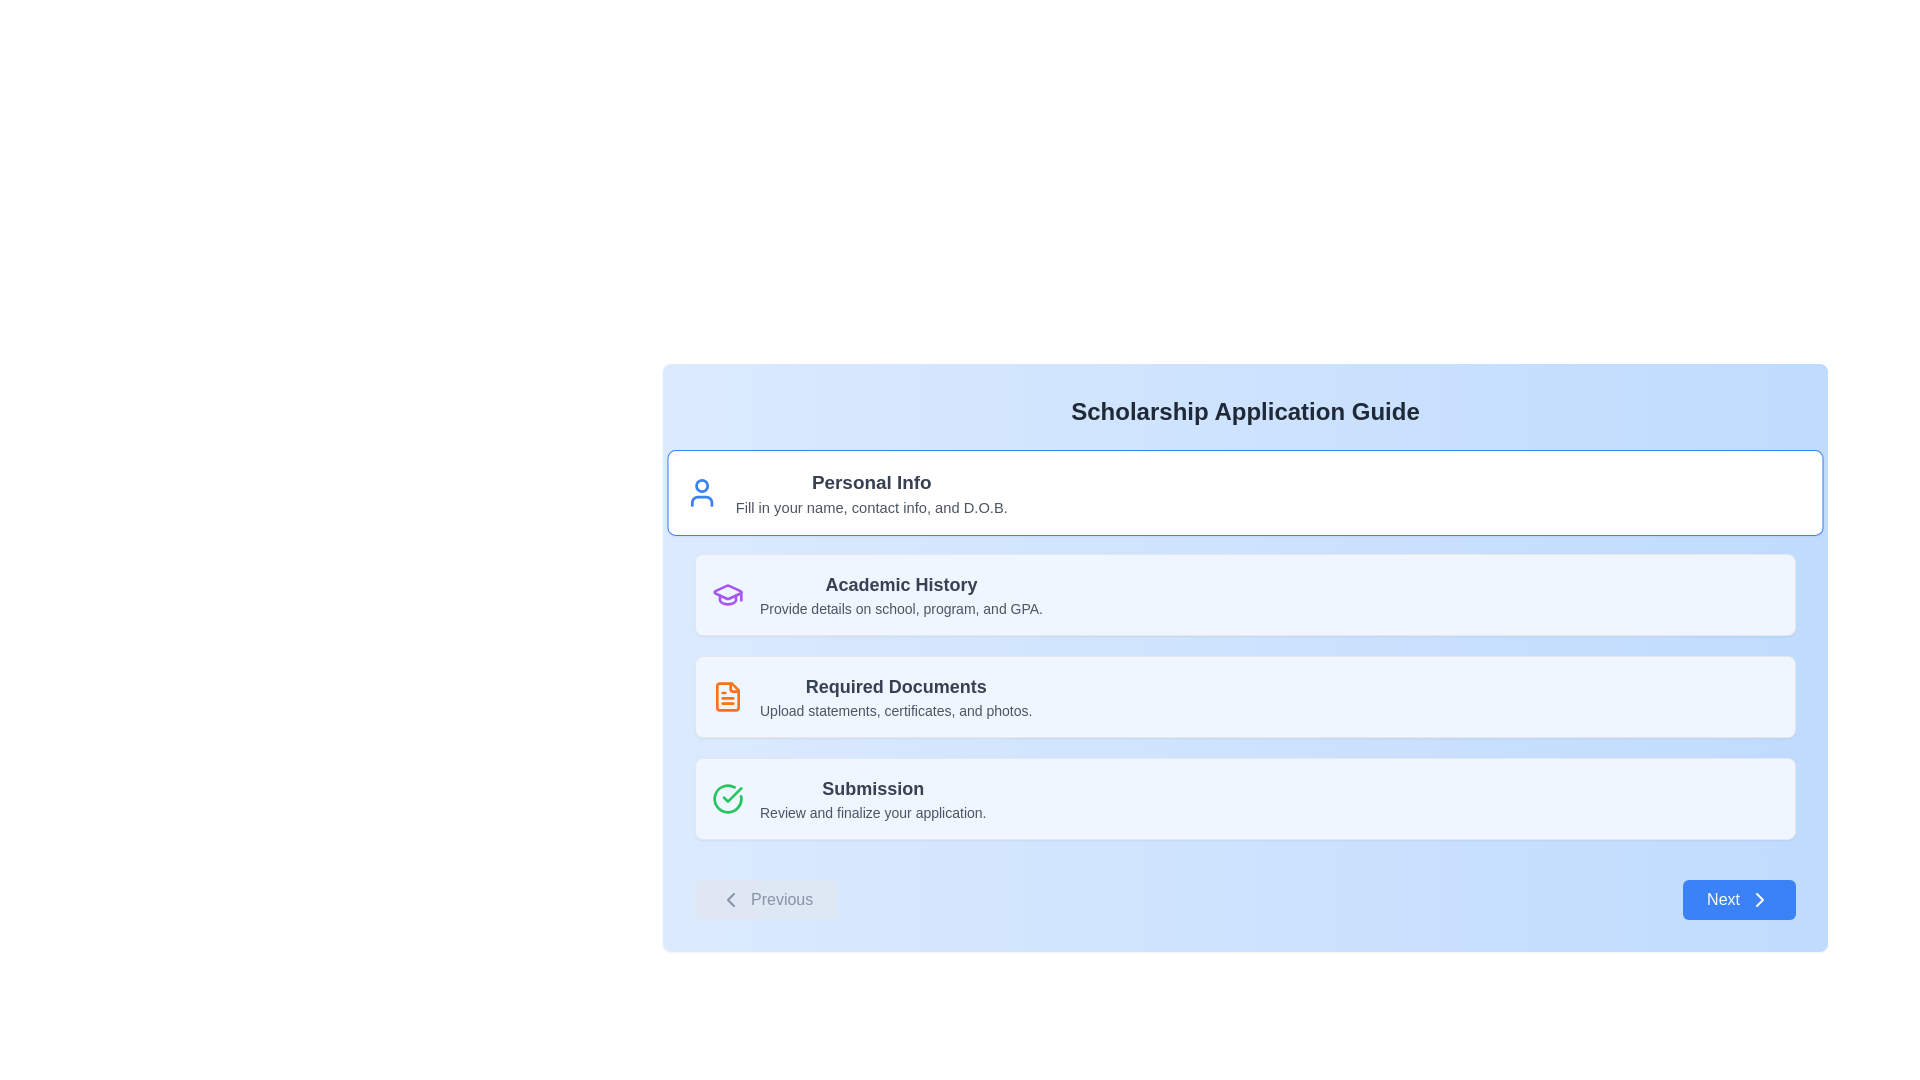 This screenshot has height=1080, width=1920. What do you see at coordinates (727, 797) in the screenshot?
I see `the completion status icon located in the 'Submission' section, immediately to the left of the text 'Submission' and its subtitle 'Review and finalize your application.'` at bounding box center [727, 797].